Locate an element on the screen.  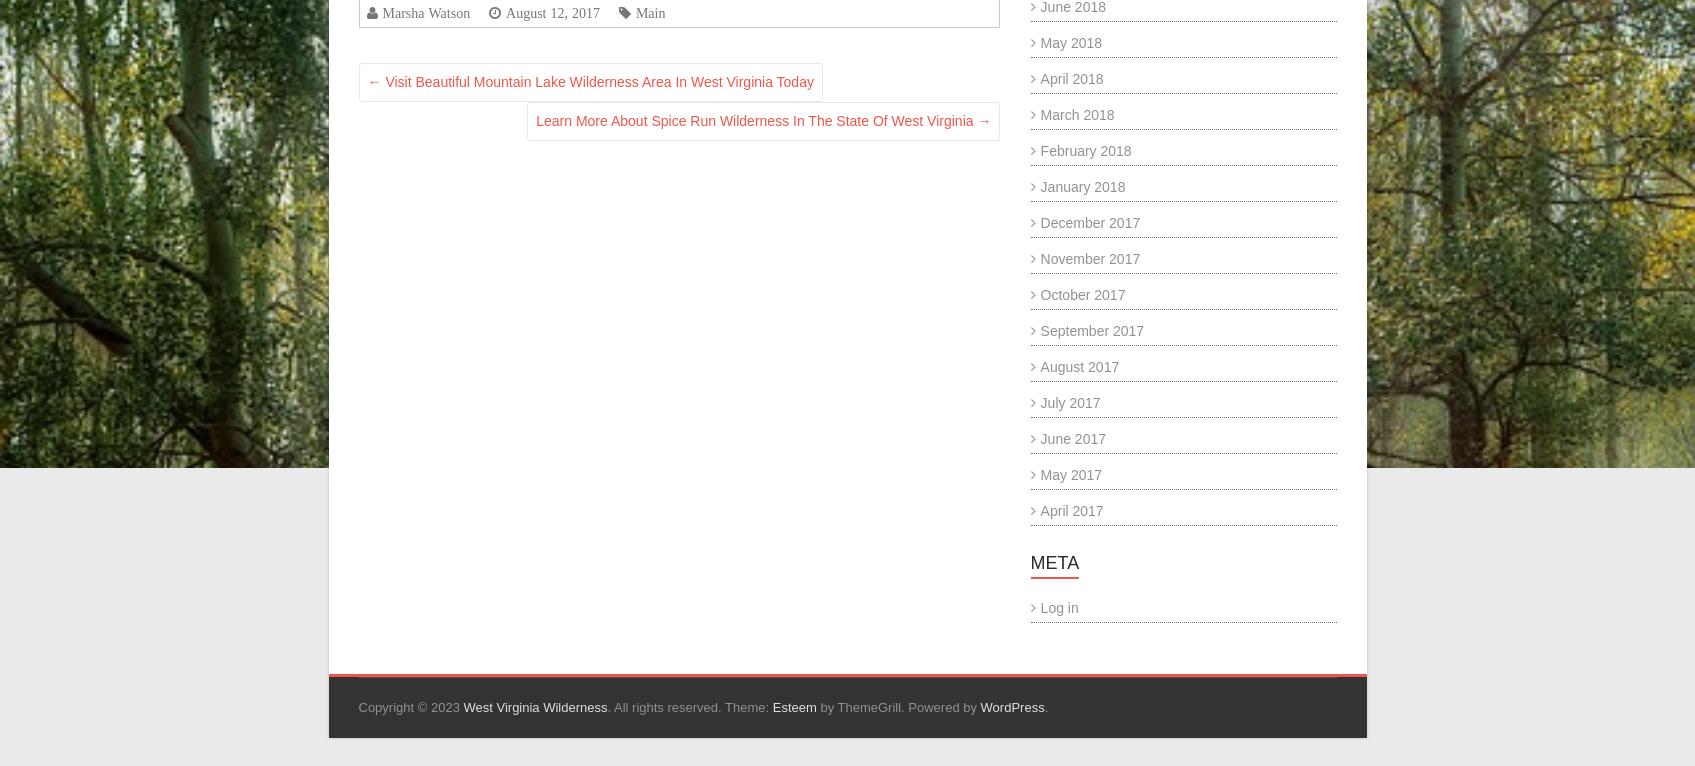
'January 2018' is located at coordinates (1082, 185).